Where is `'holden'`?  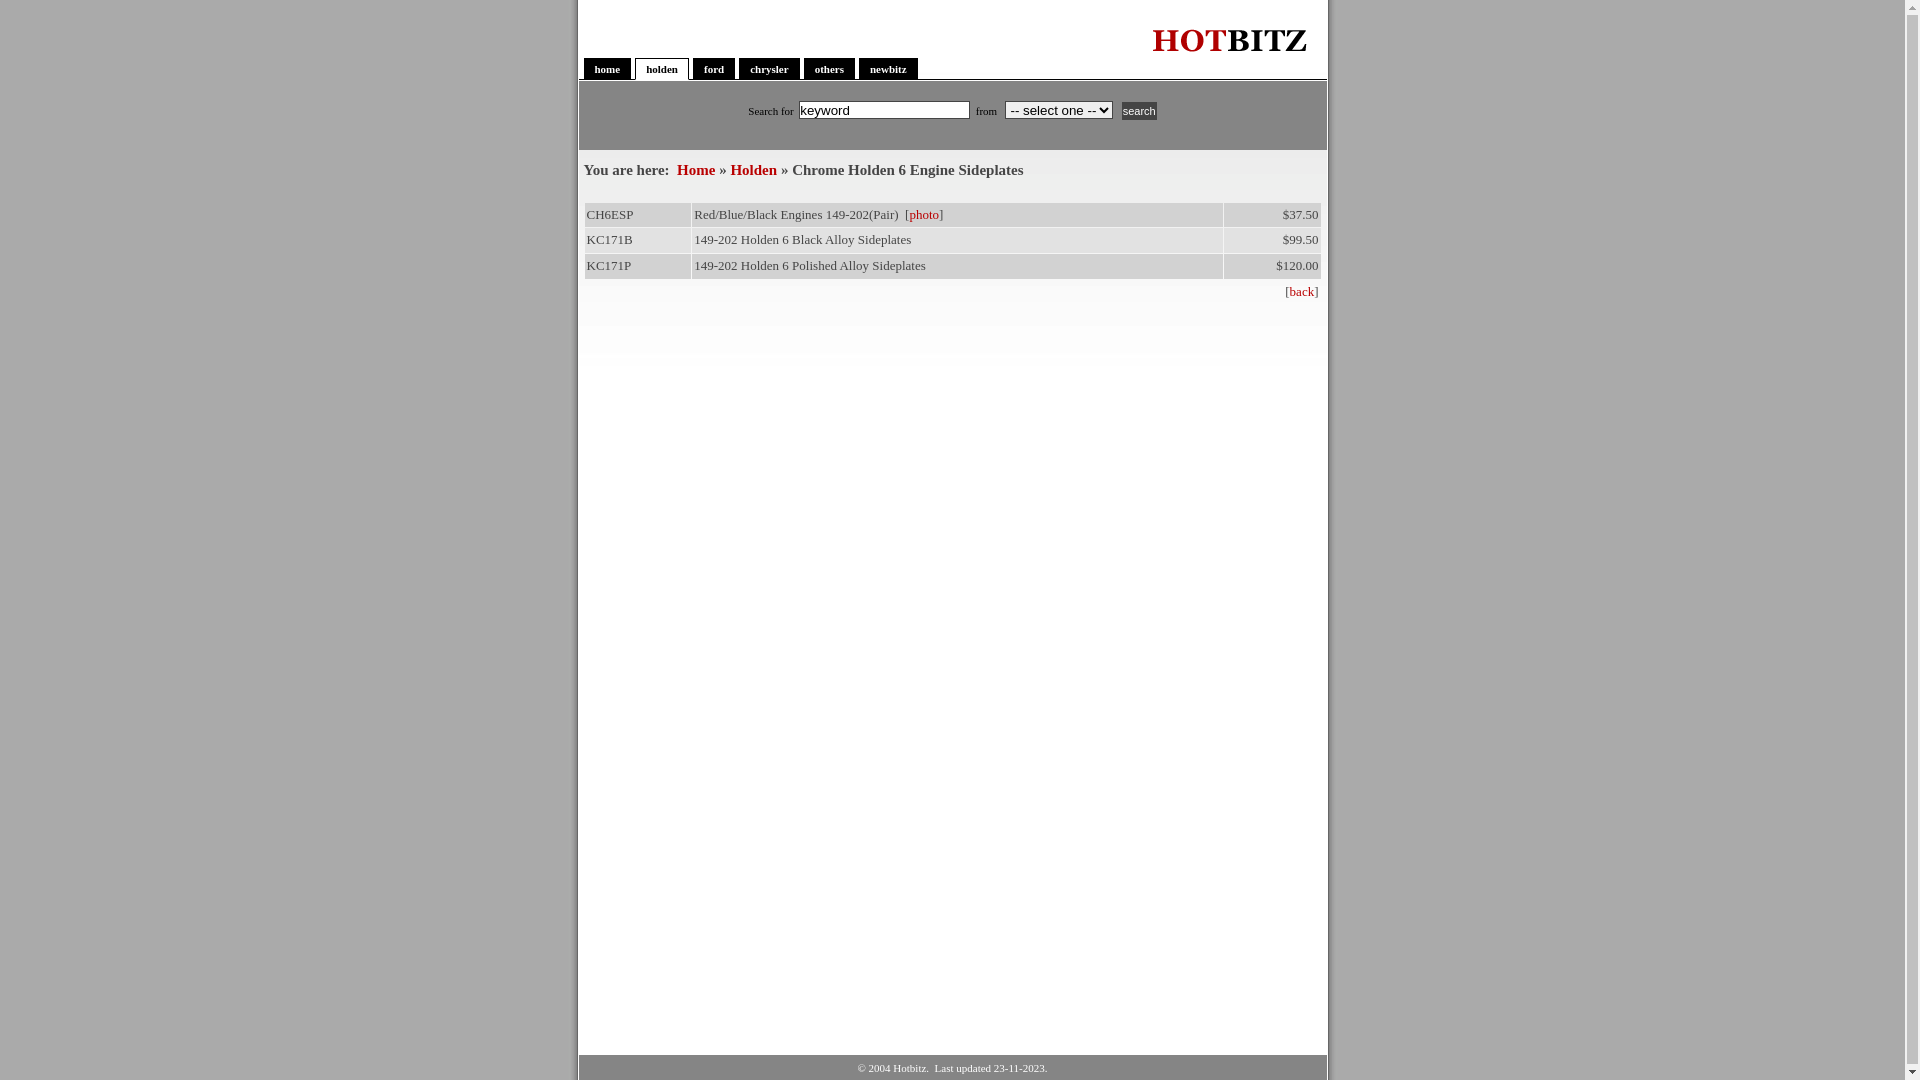 'holden' is located at coordinates (633, 68).